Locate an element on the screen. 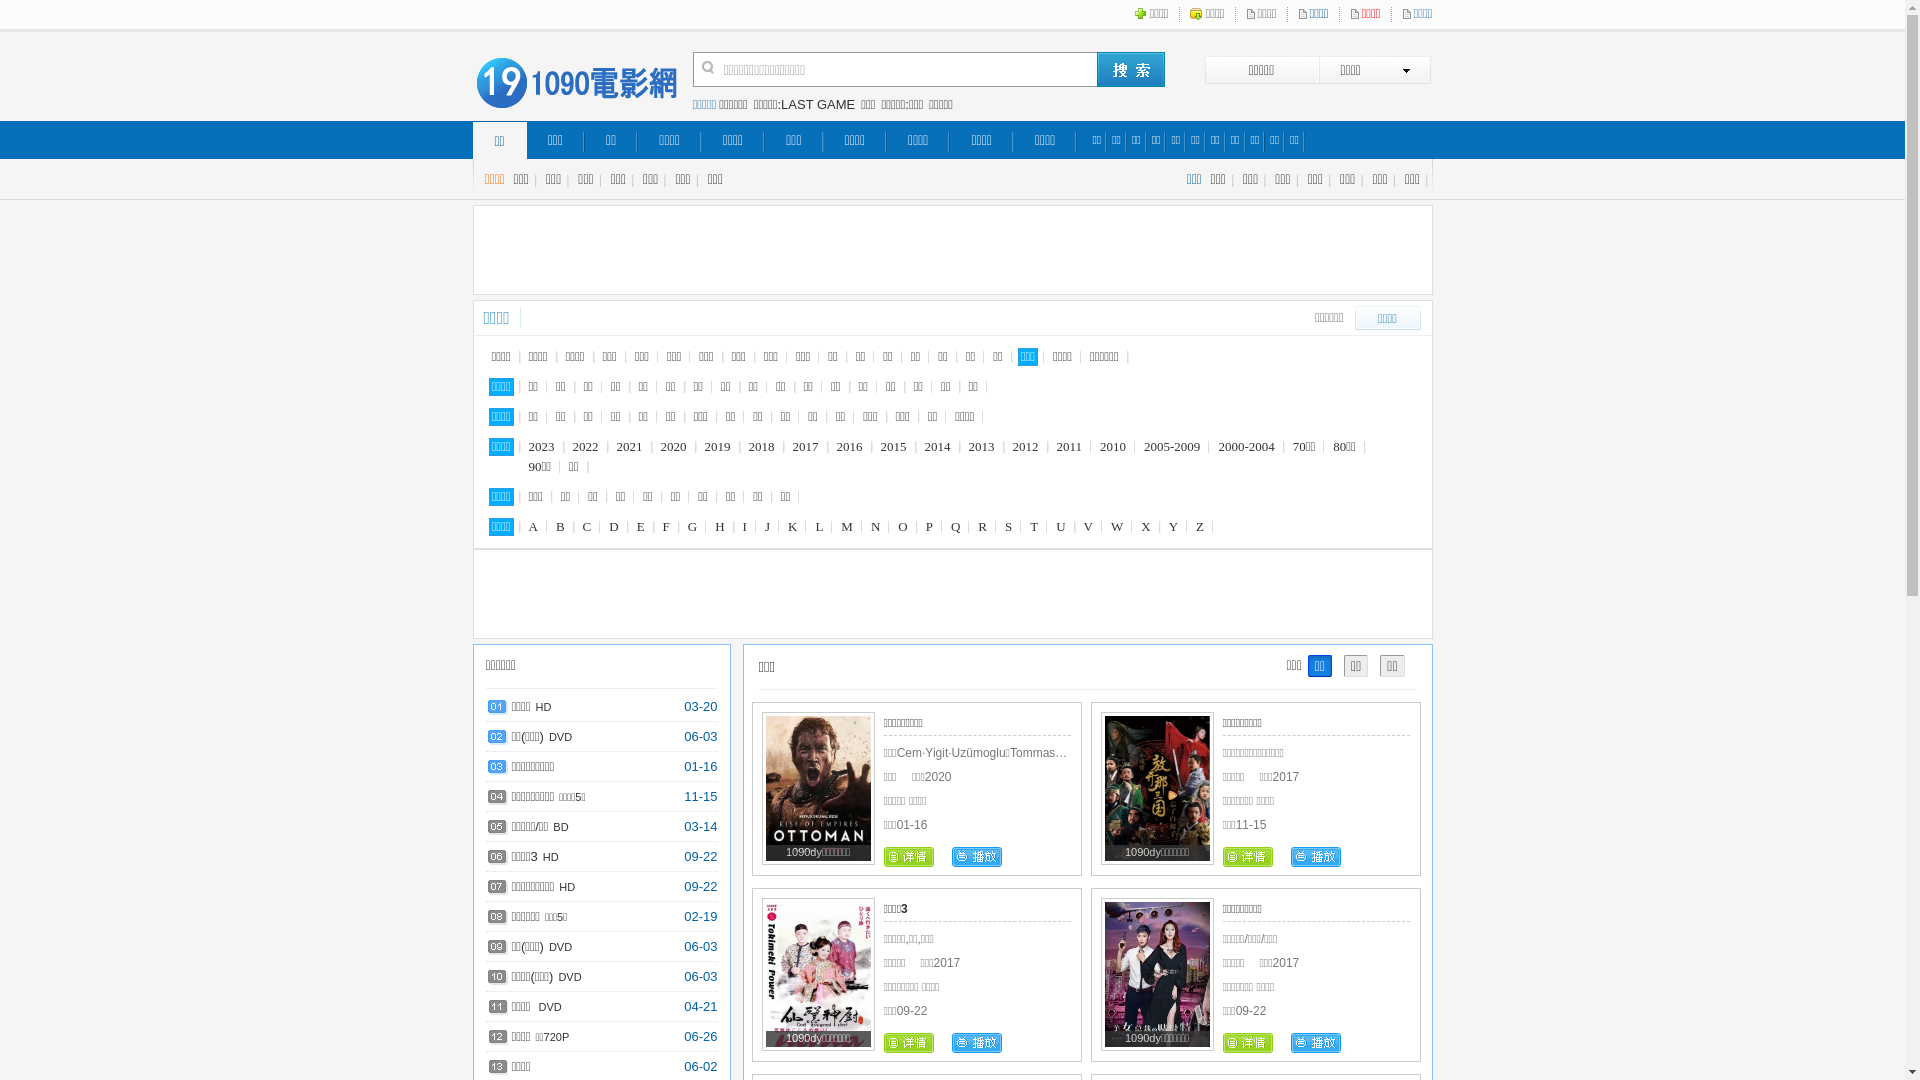  'A' is located at coordinates (526, 526).